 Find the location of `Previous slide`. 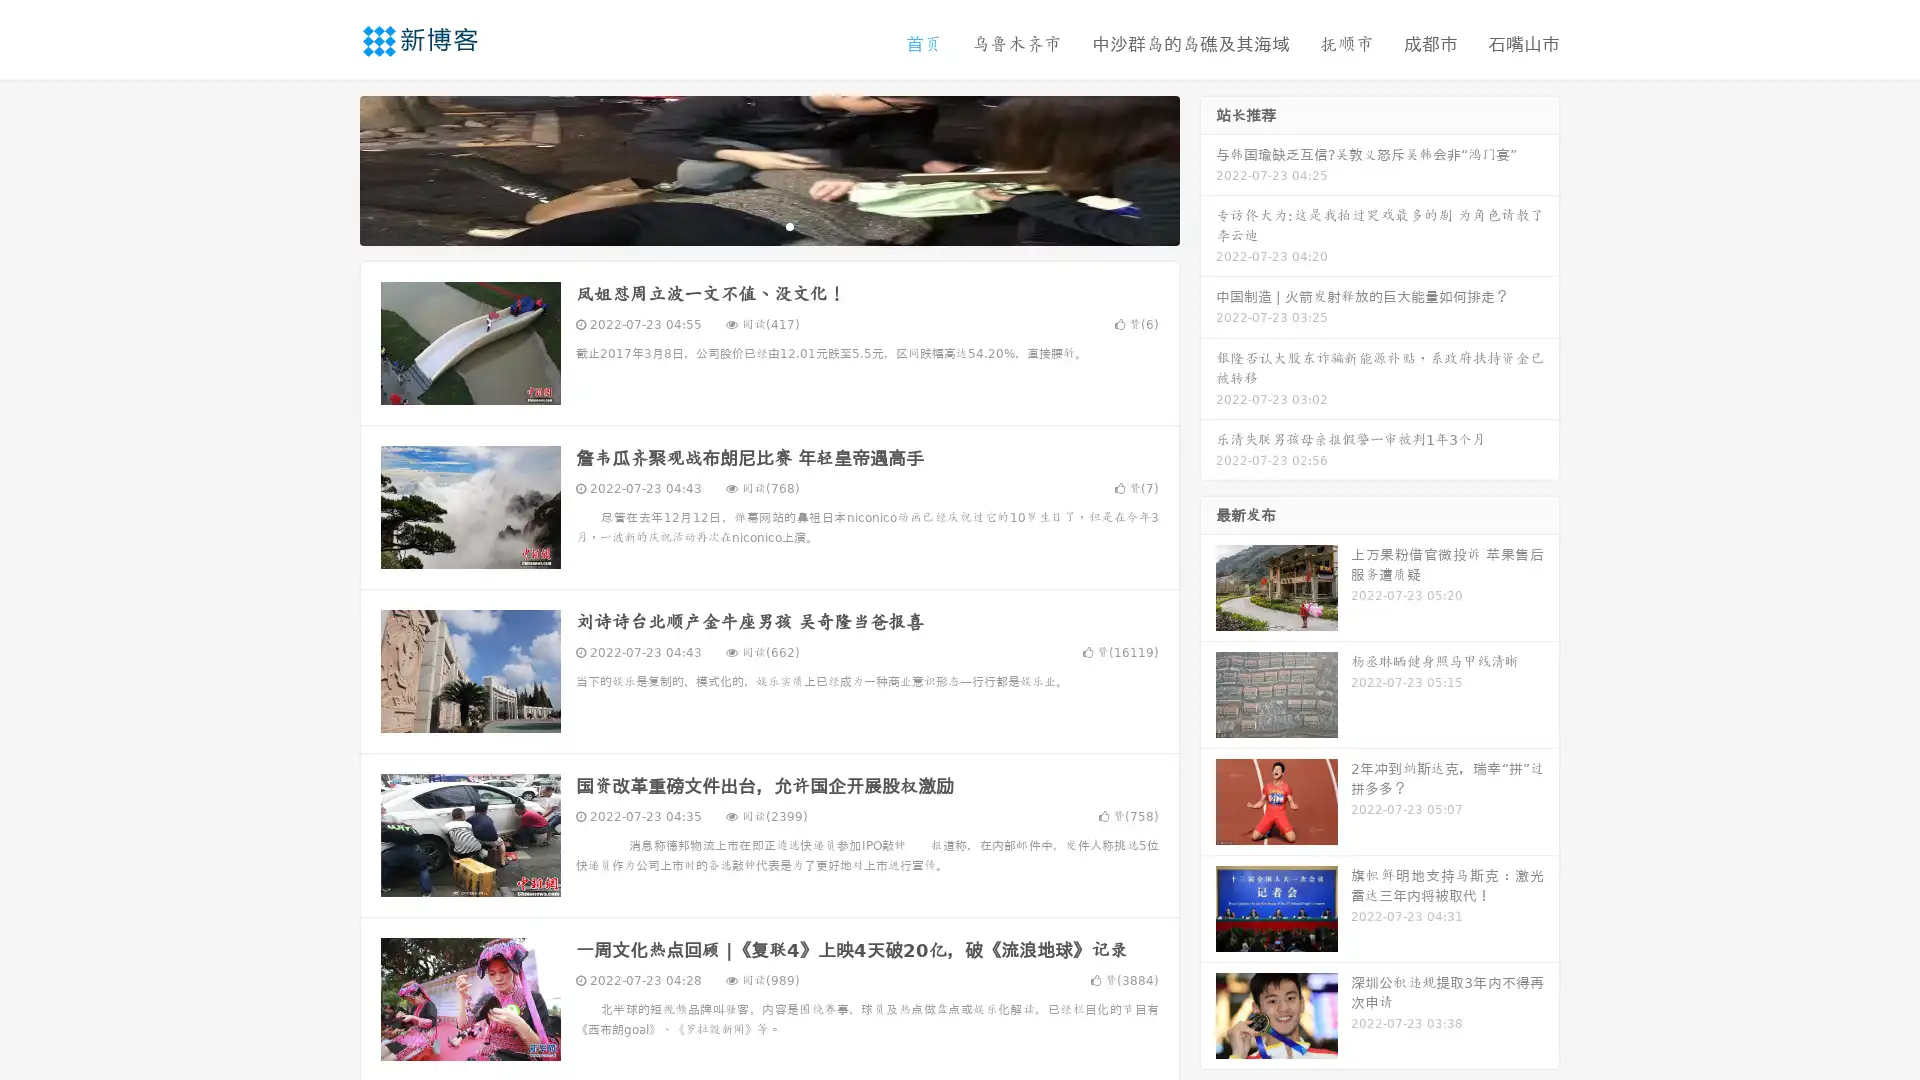

Previous slide is located at coordinates (330, 168).